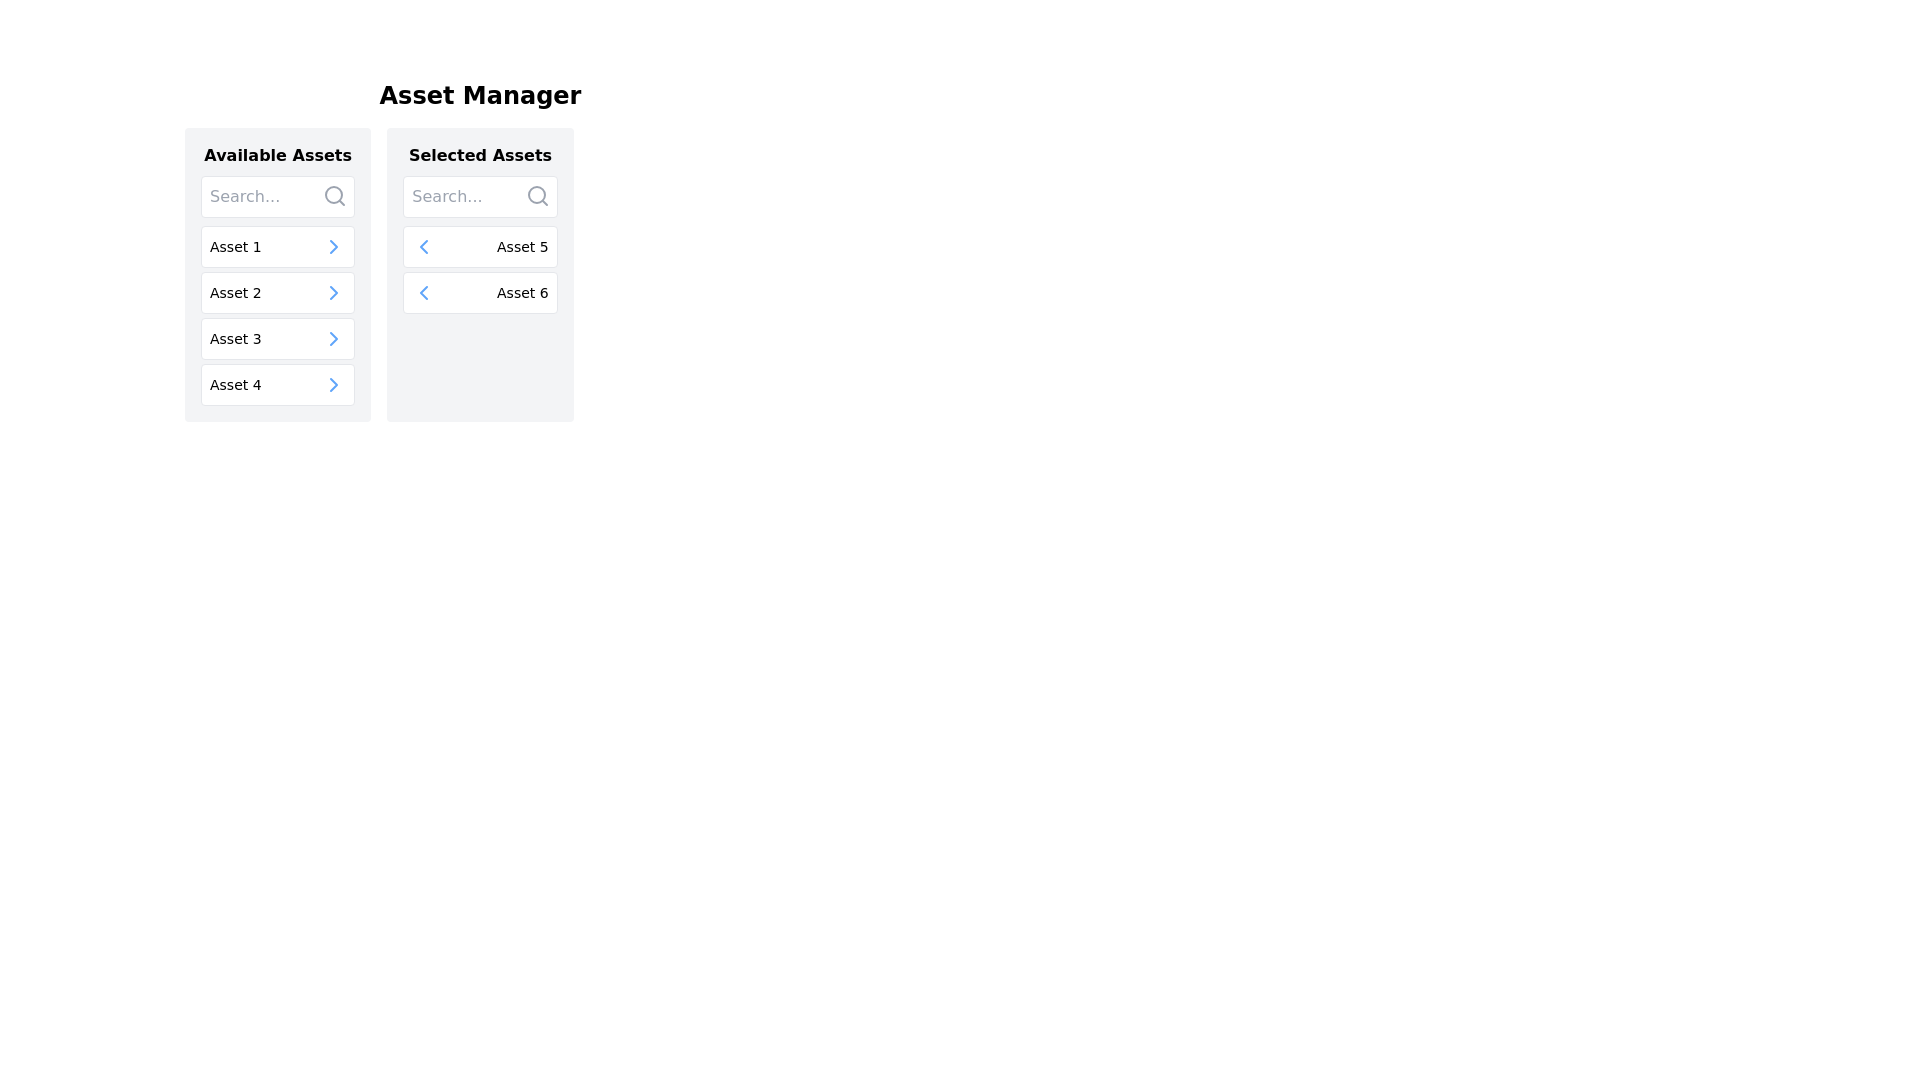  I want to click on the chevron button corresponding to 'Asset 4', so click(334, 385).